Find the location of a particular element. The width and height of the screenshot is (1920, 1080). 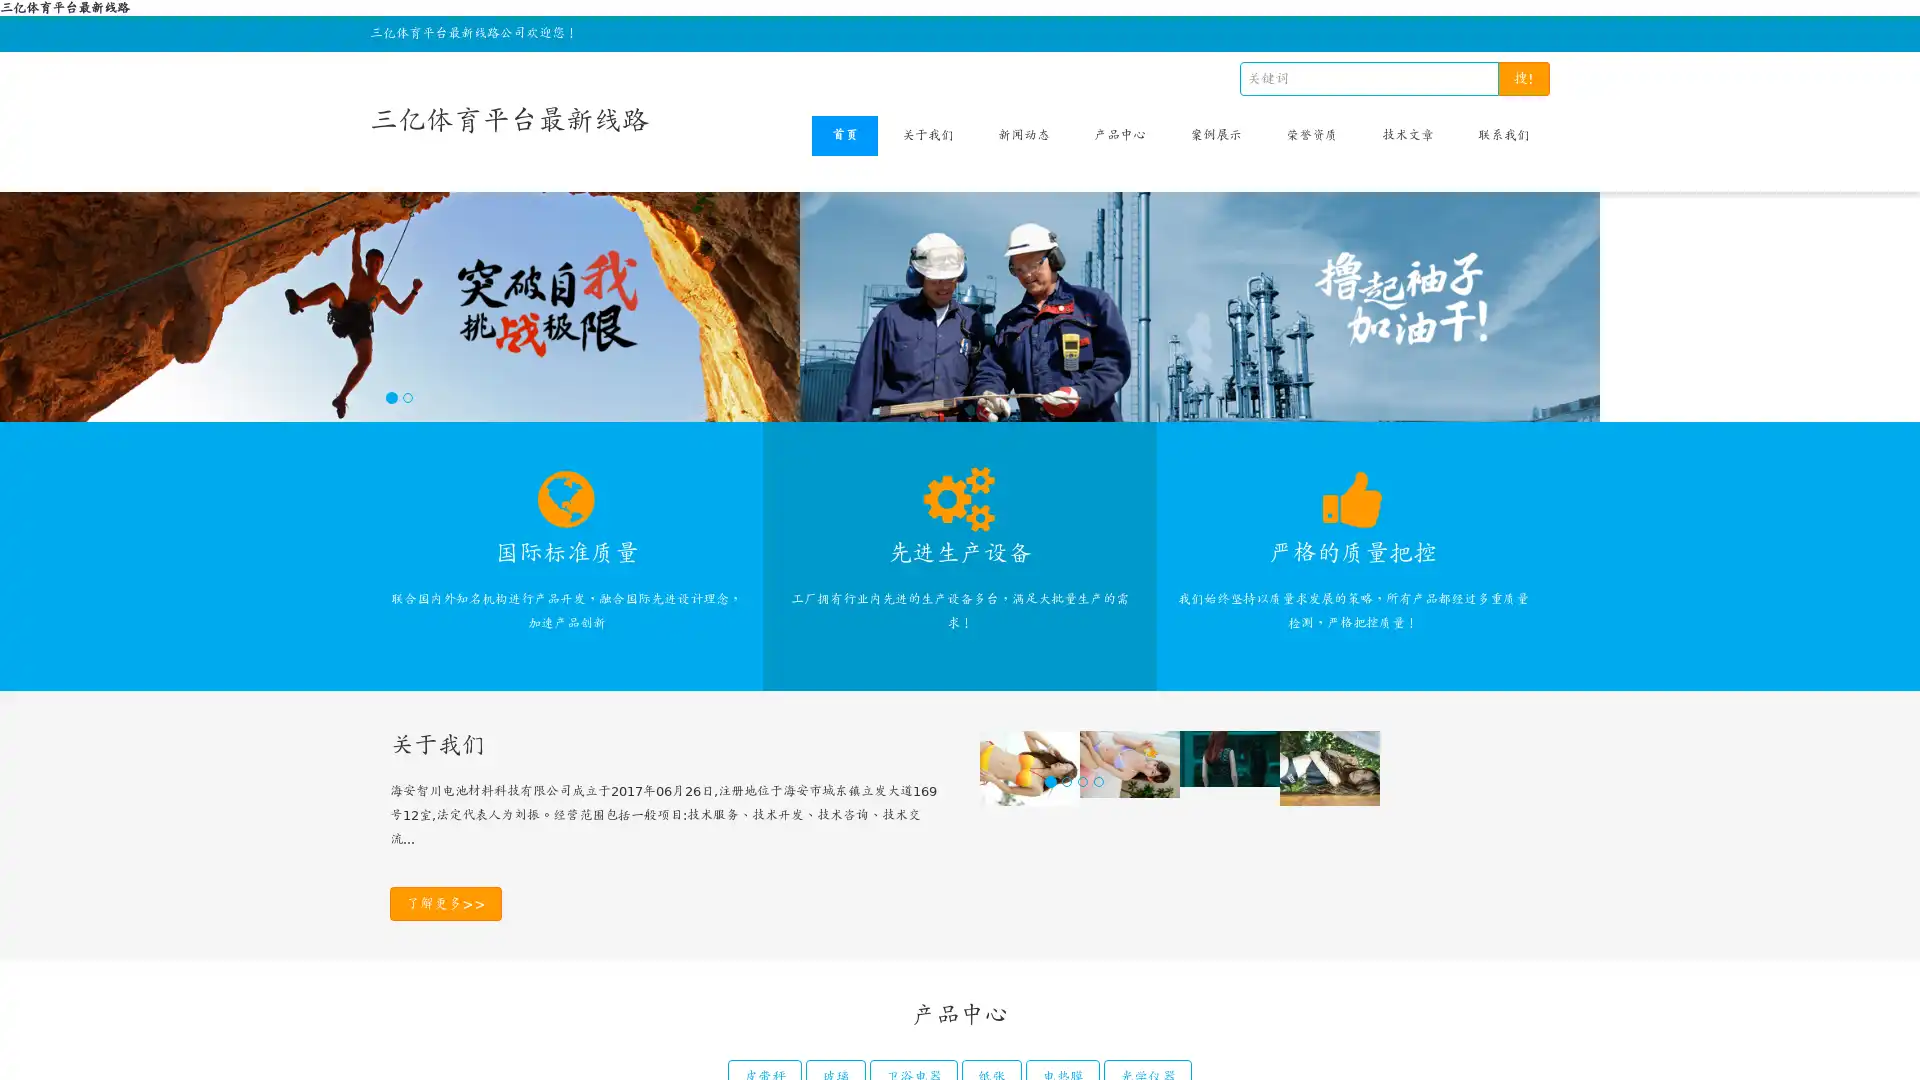

! is located at coordinates (1523, 77).